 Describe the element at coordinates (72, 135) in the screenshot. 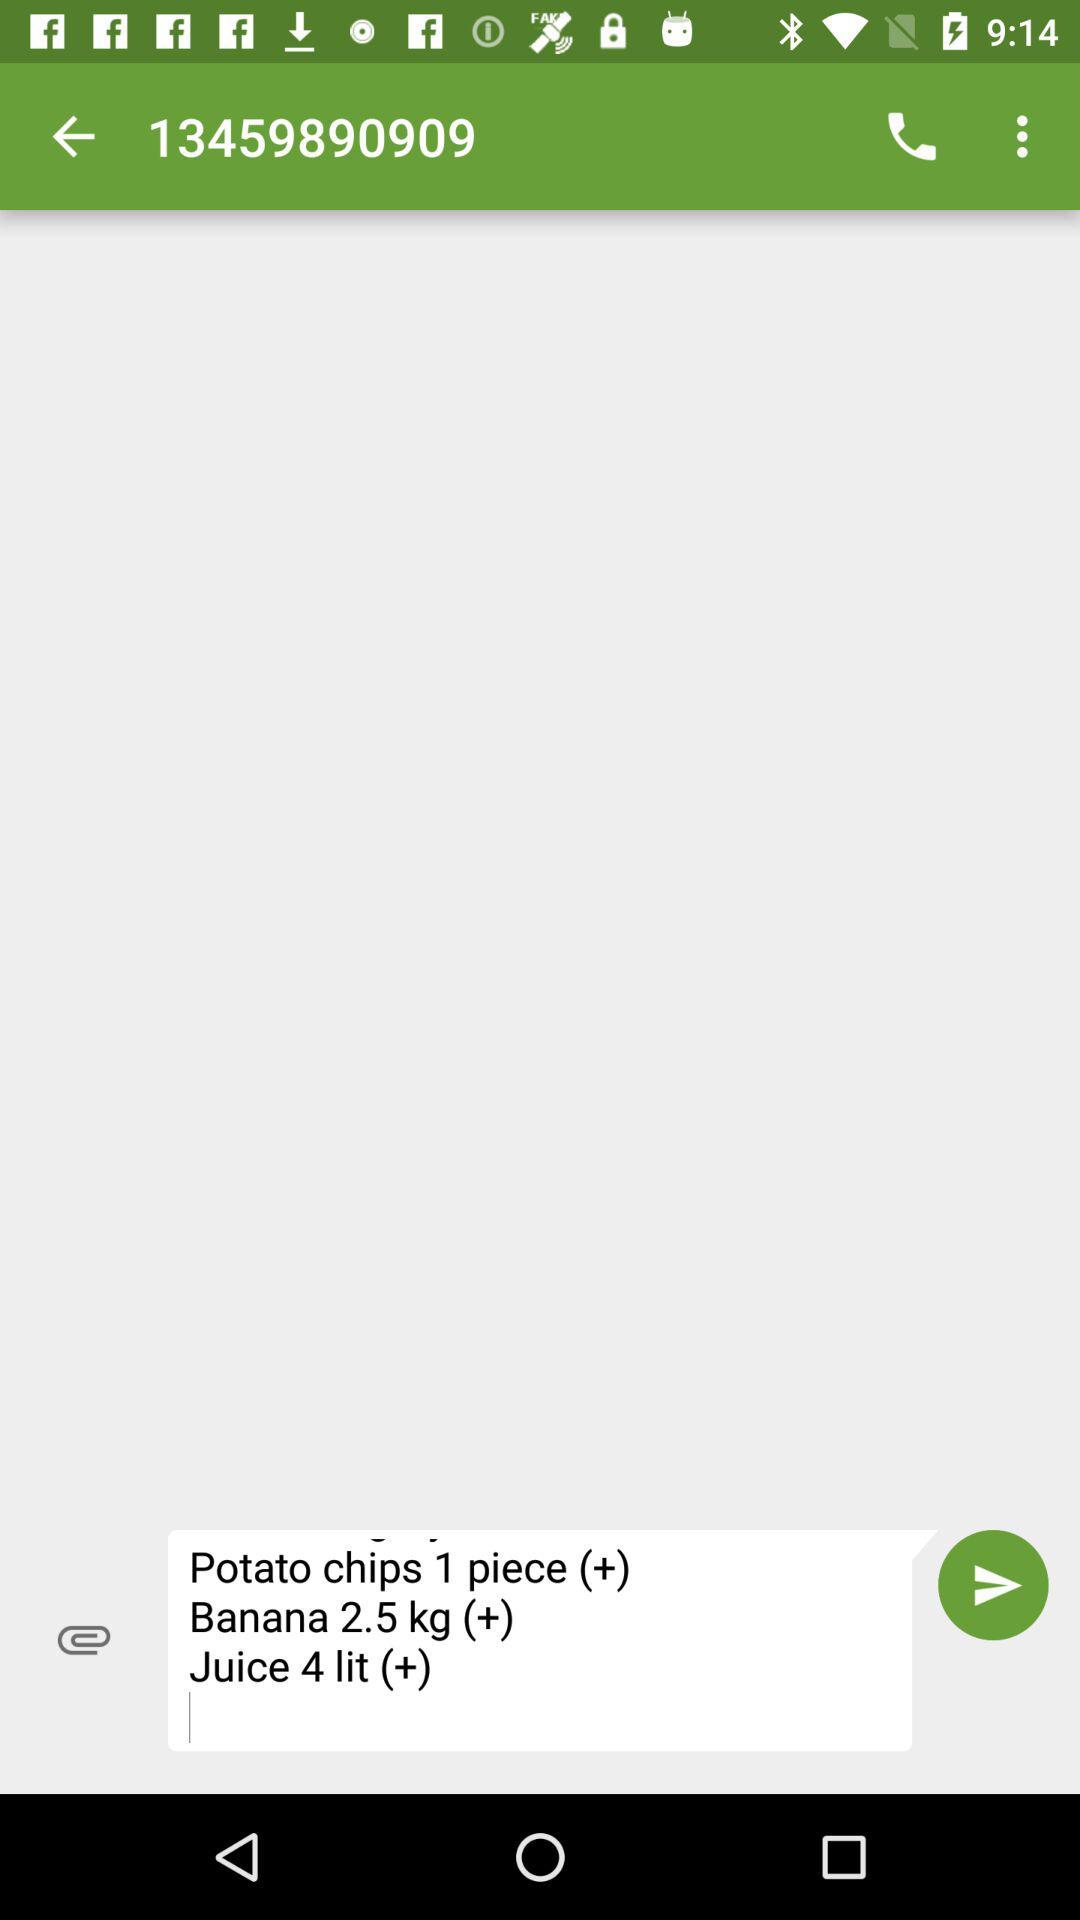

I see `icon to the left of the 13459890909 item` at that location.